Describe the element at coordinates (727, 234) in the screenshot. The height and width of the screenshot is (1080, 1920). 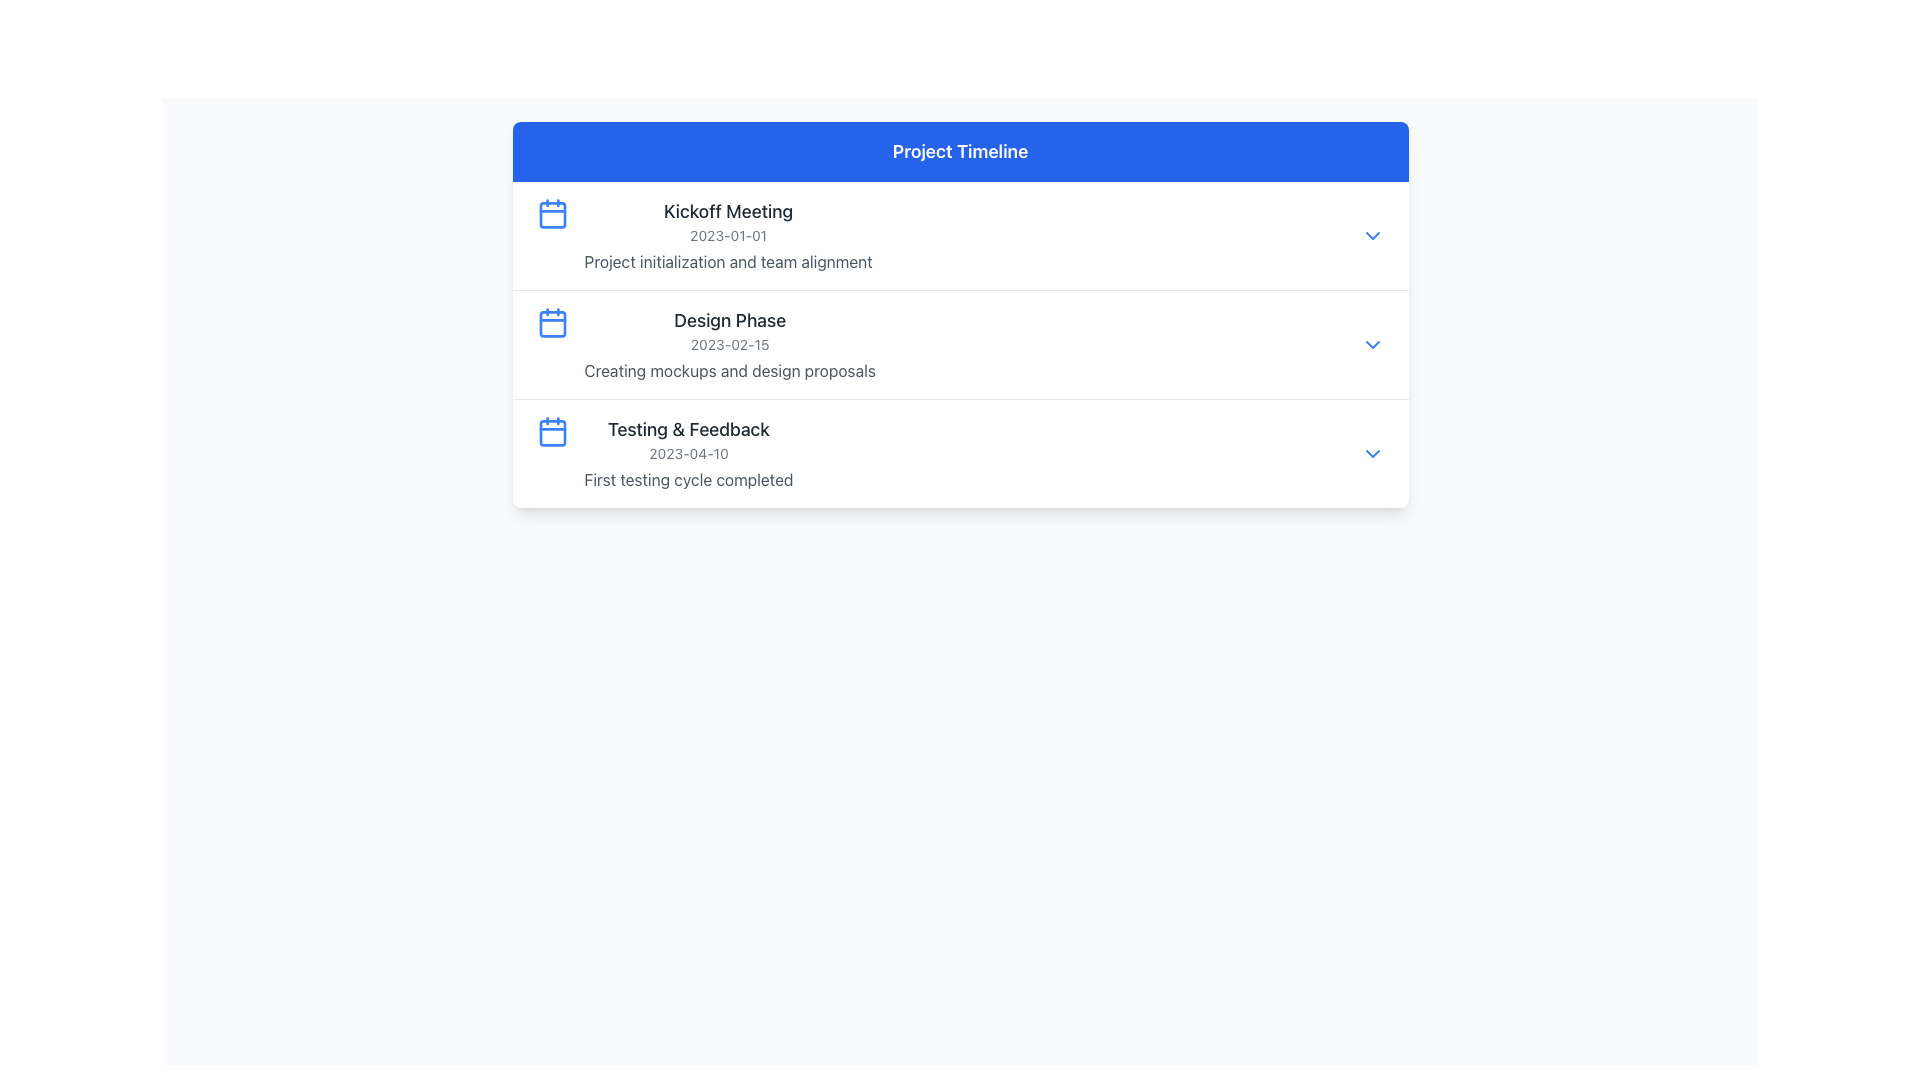
I see `the Text Display element that shows the date '2023-01-01', which is styled in gray and located below the title 'Kickoff Meeting' within the 'Project Timeline' interface` at that location.